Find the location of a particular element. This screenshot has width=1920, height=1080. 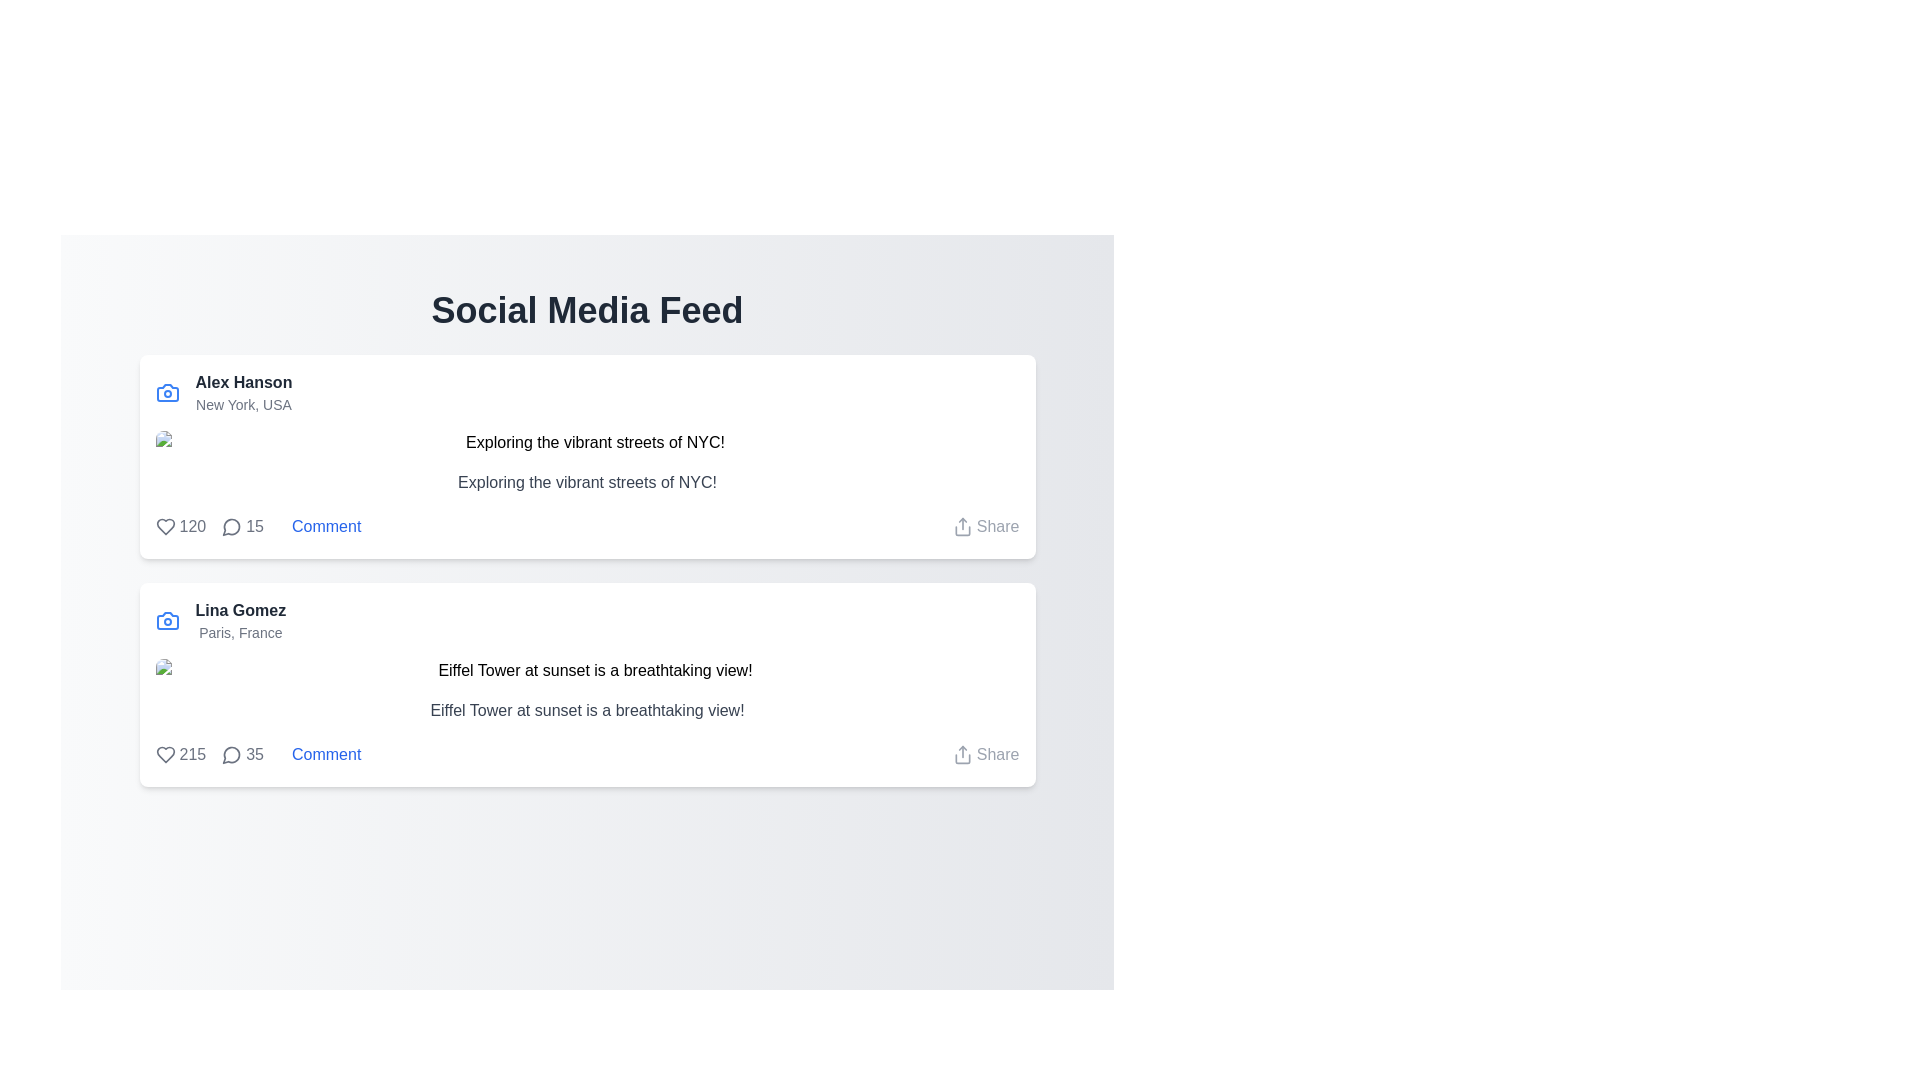

the heart-shaped icon (grey outline) adjacent to the number '215' to like the post from 'Lina Gomez' is located at coordinates (165, 755).